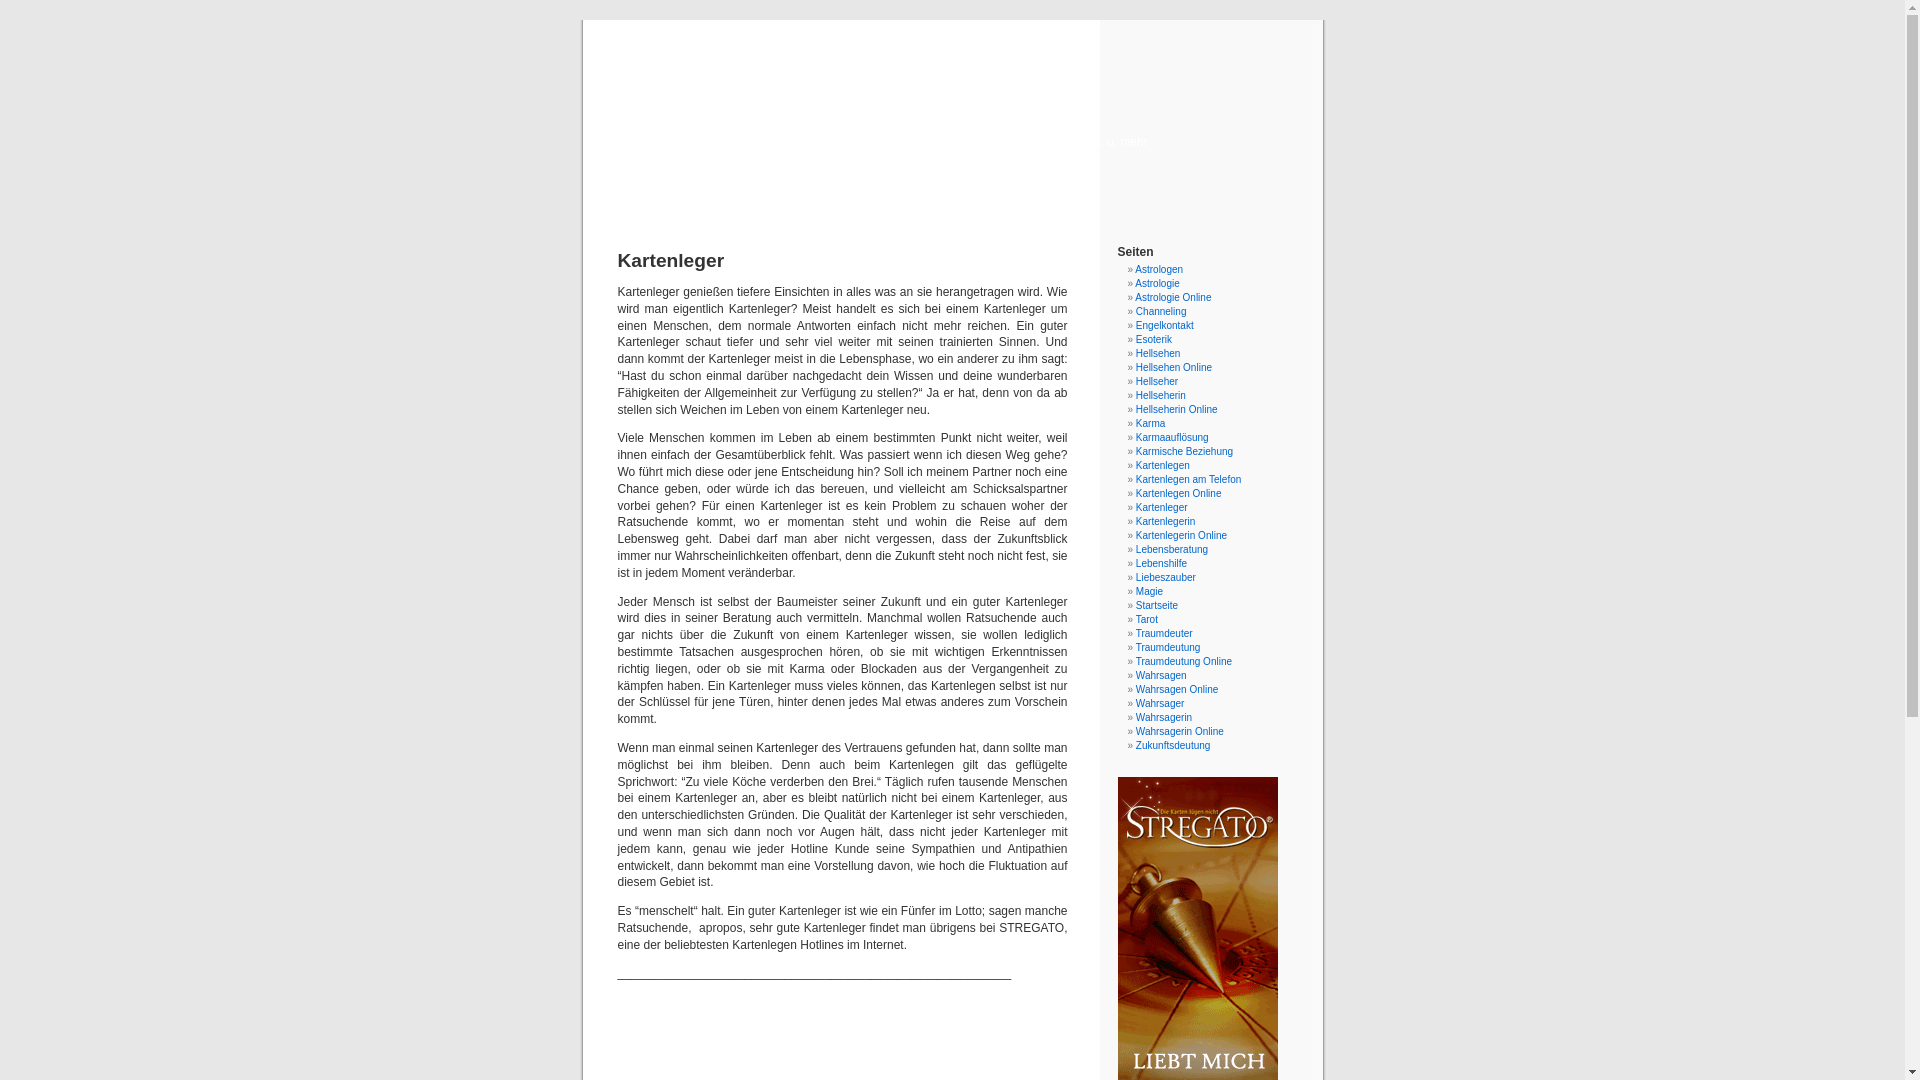 Image resolution: width=1920 pixels, height=1080 pixels. What do you see at coordinates (1161, 311) in the screenshot?
I see `'Channeling'` at bounding box center [1161, 311].